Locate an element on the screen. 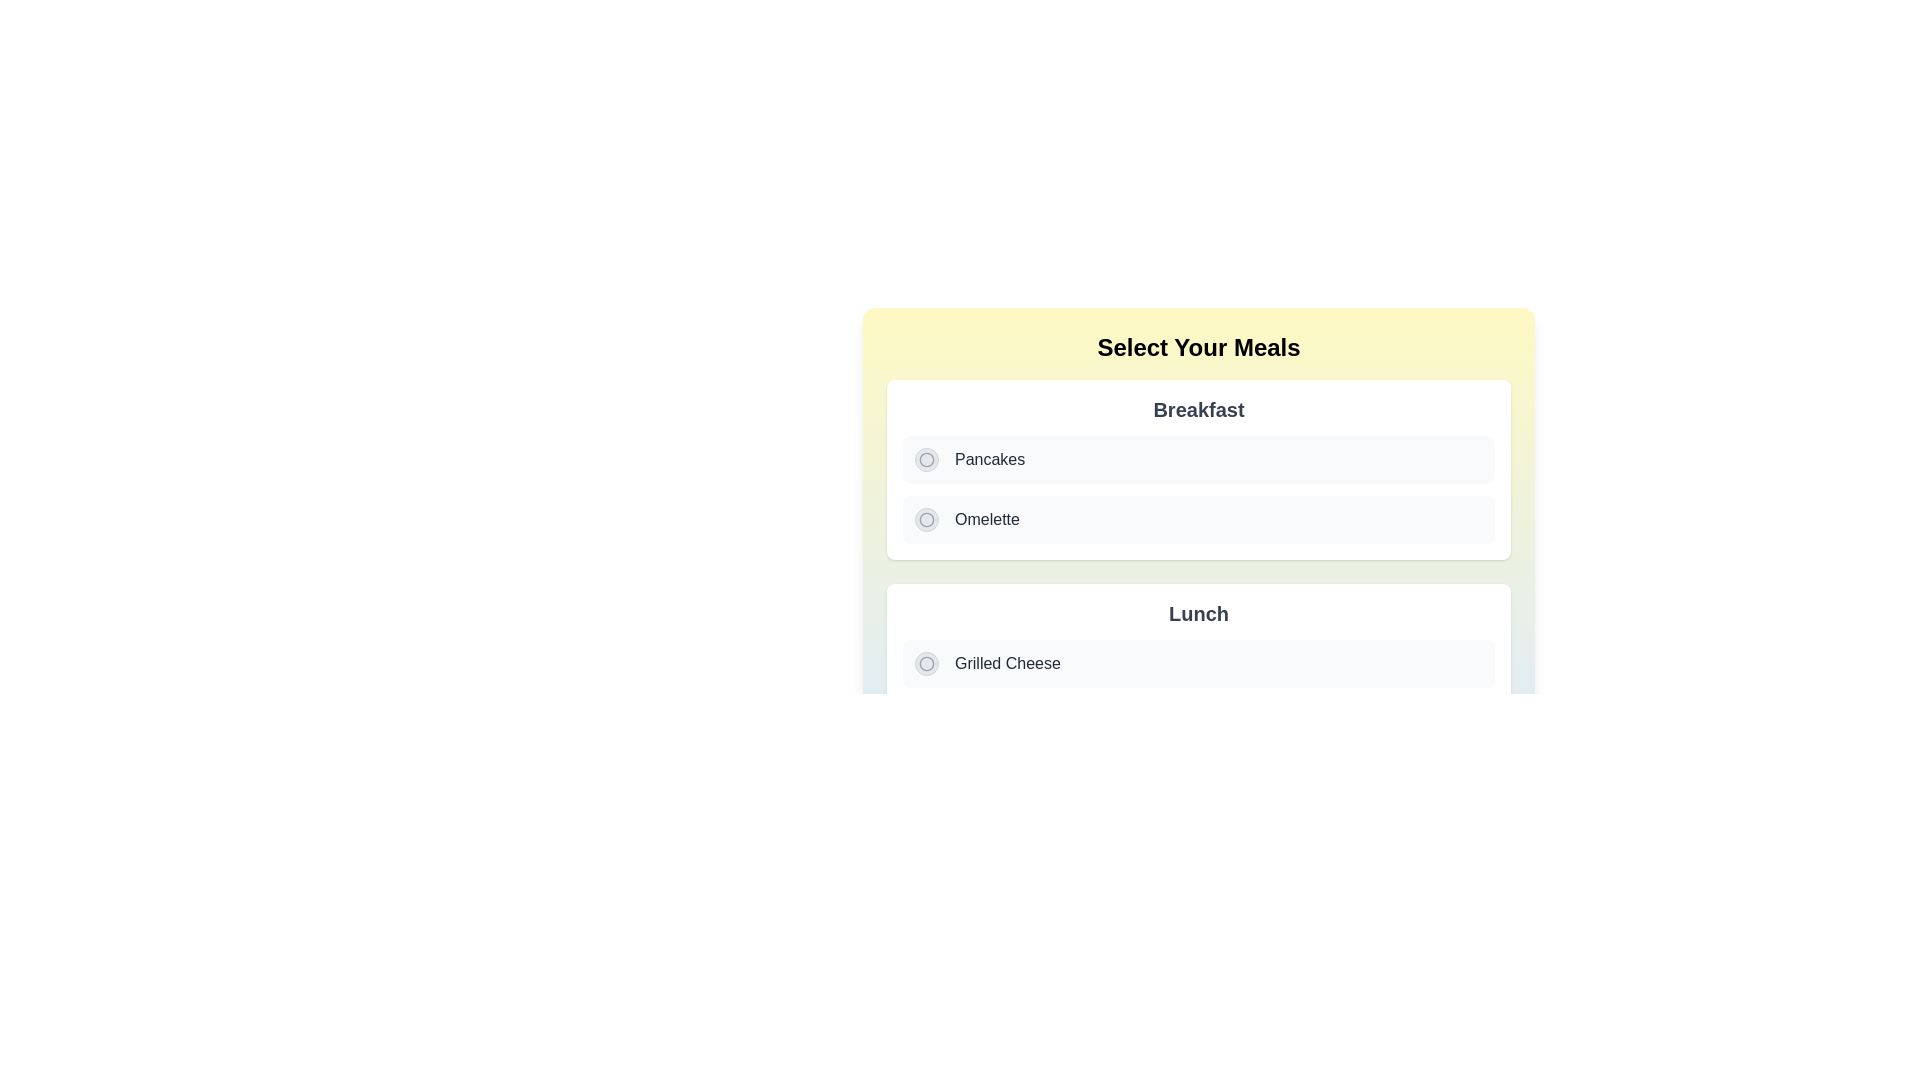 The image size is (1920, 1080). the 'Grilled Cheese' selectable list item in the Lunch section is located at coordinates (1199, 663).